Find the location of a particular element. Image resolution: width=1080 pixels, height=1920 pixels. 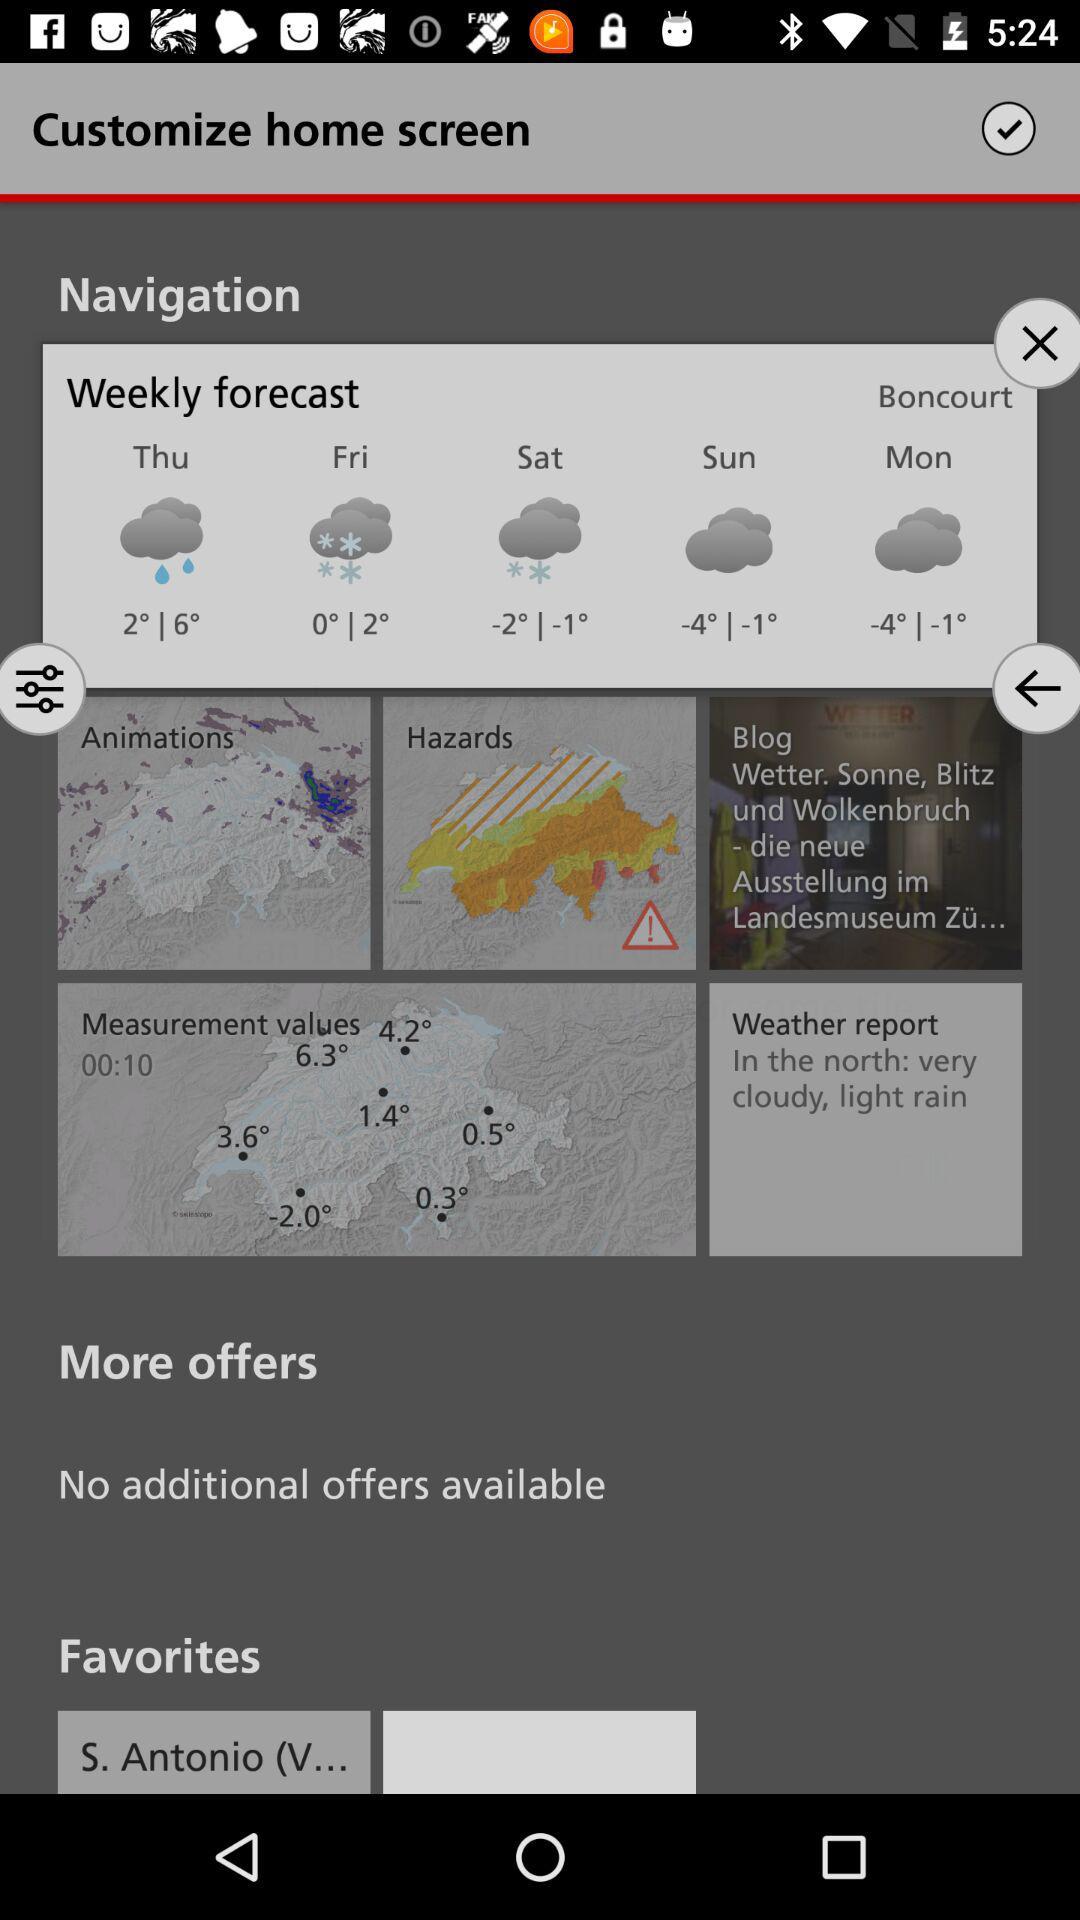

the close icon is located at coordinates (1035, 343).